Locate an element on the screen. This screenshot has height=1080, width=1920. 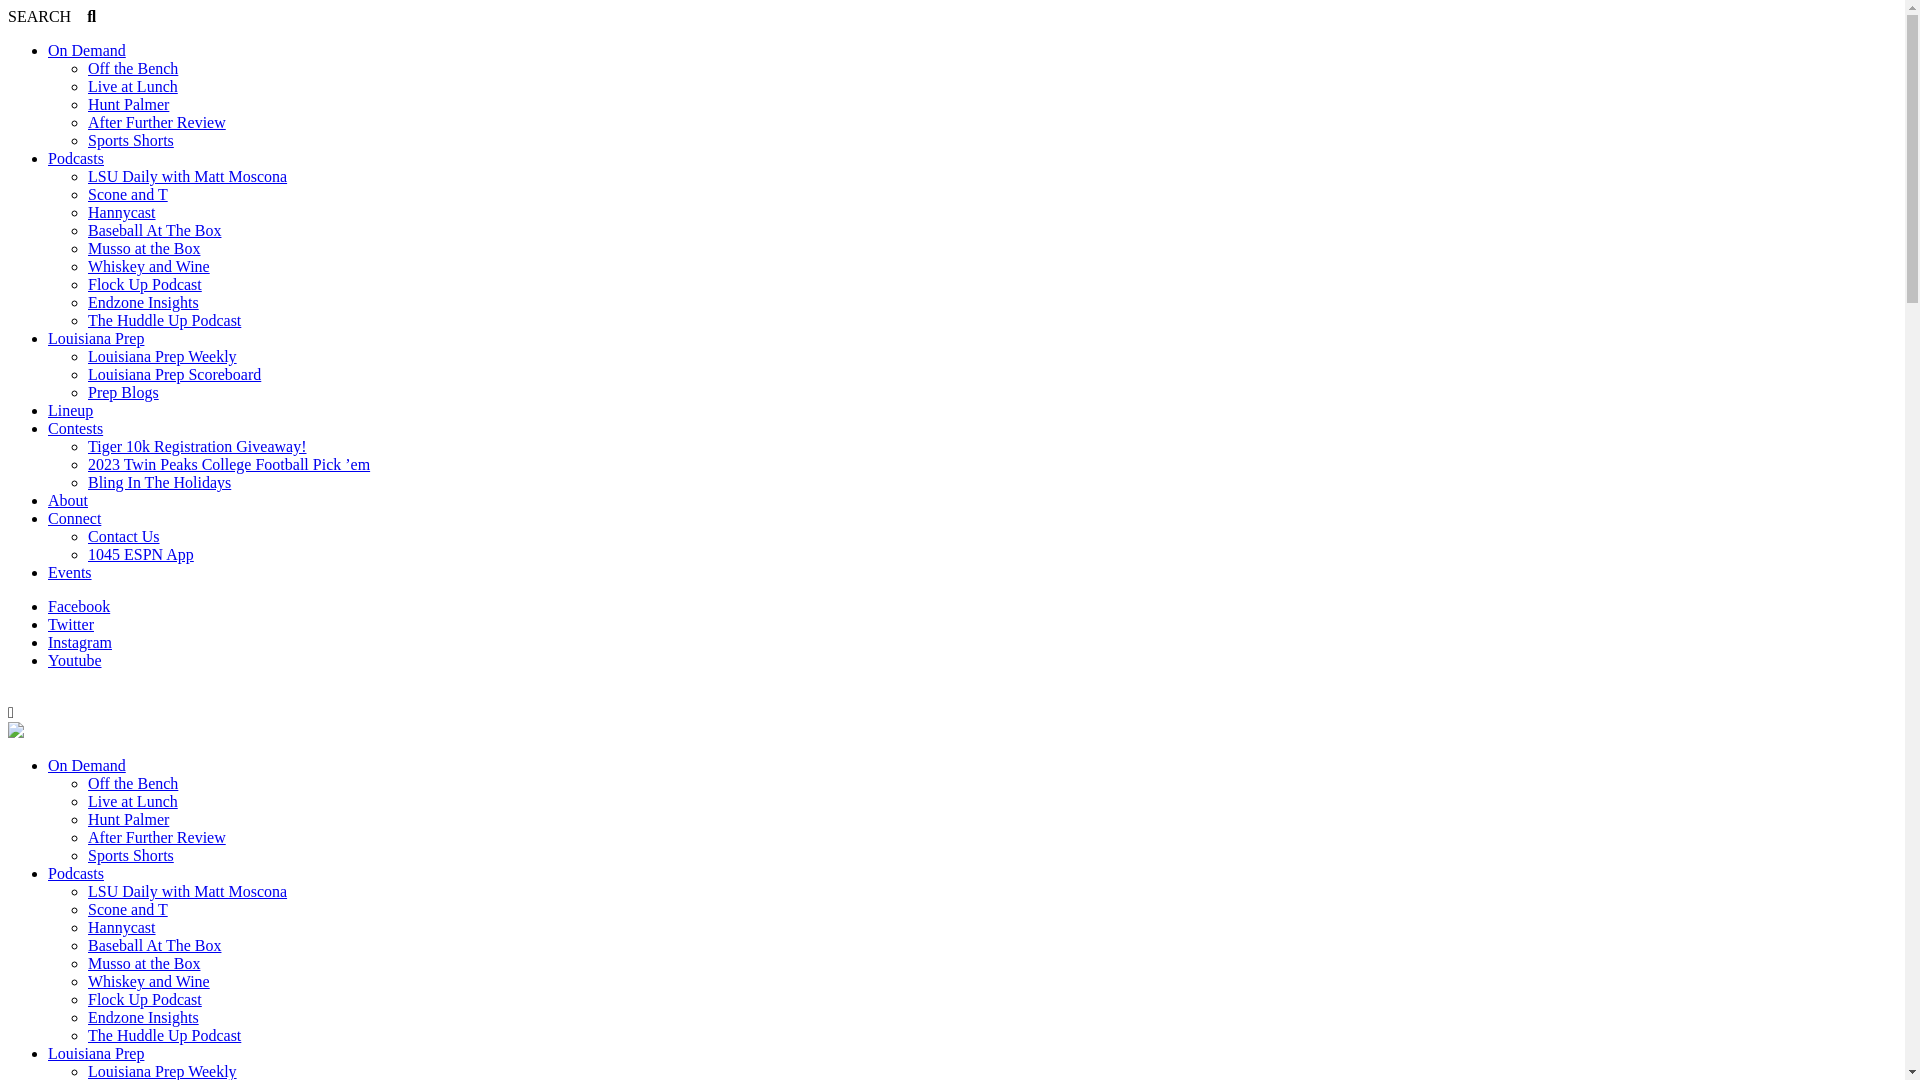
'Lineup' is located at coordinates (70, 409).